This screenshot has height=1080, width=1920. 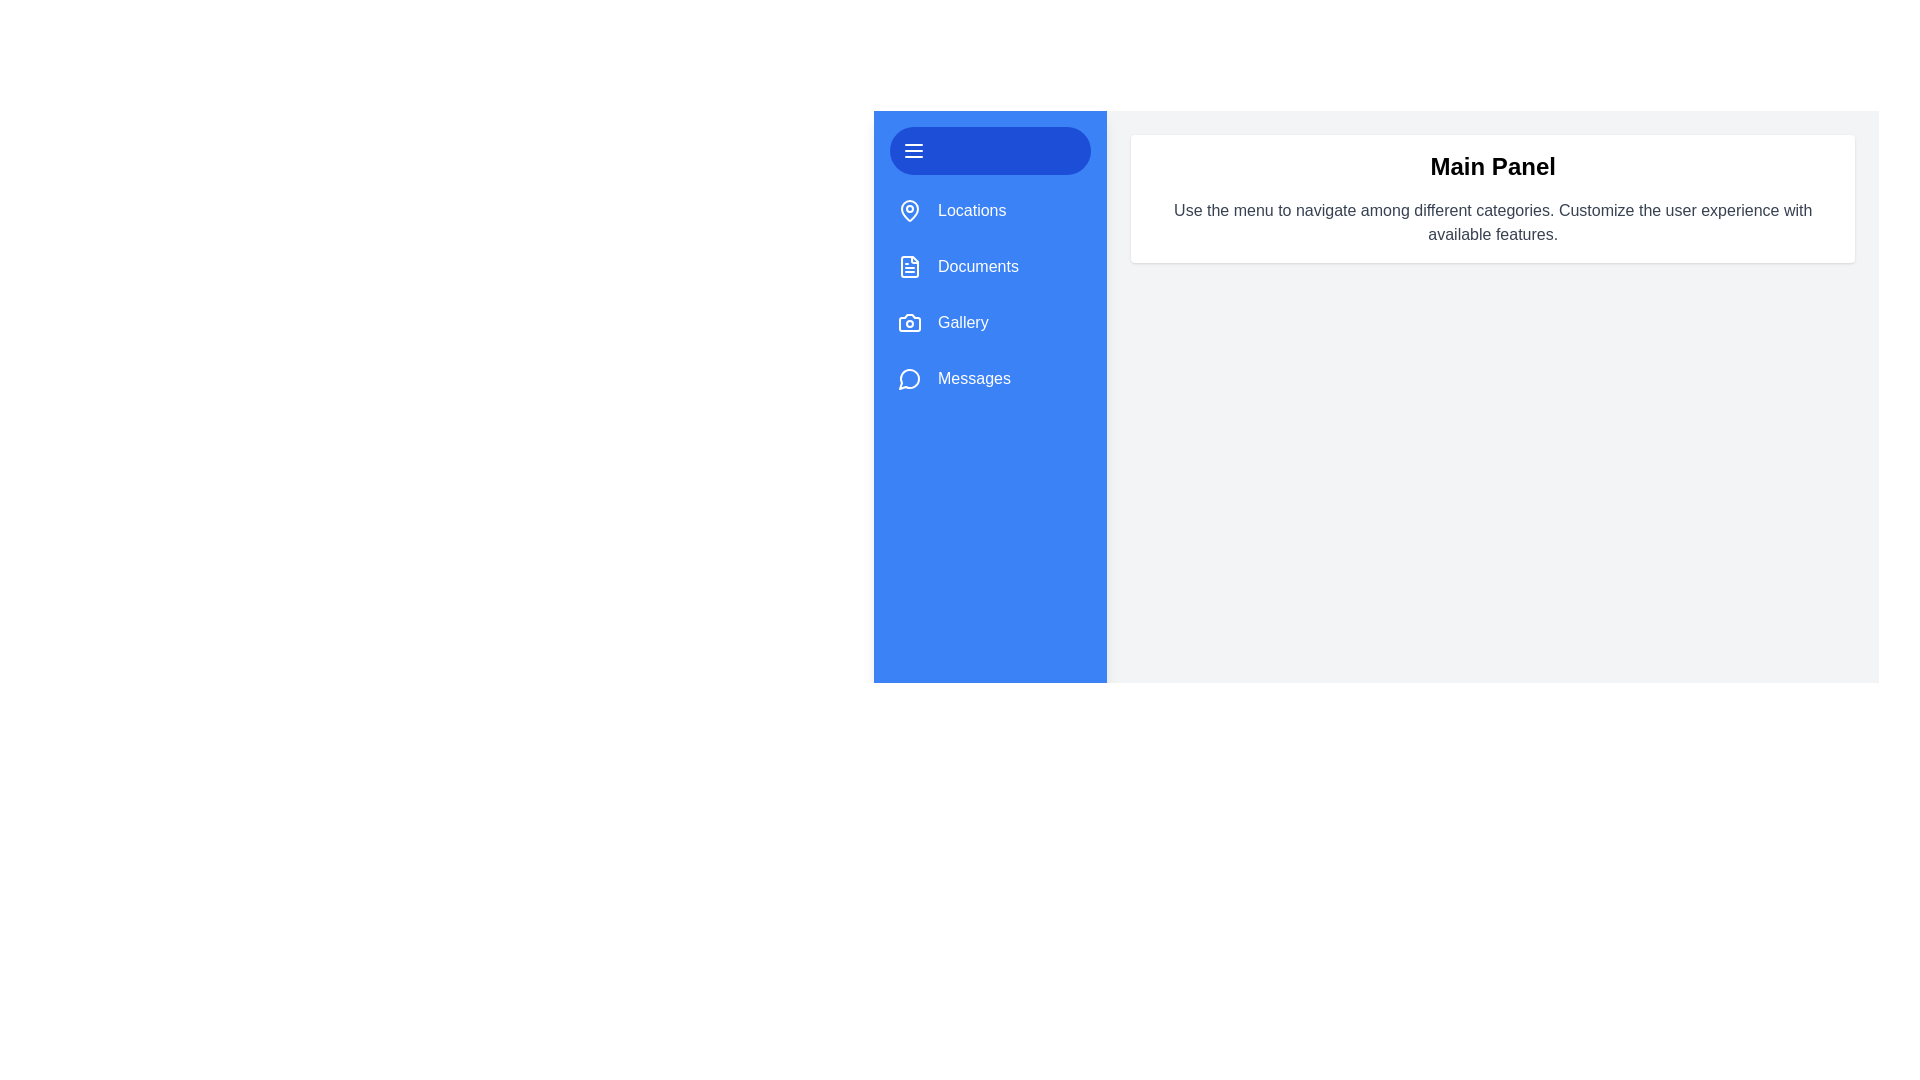 I want to click on the category Messages to observe its hover effect, so click(x=989, y=378).